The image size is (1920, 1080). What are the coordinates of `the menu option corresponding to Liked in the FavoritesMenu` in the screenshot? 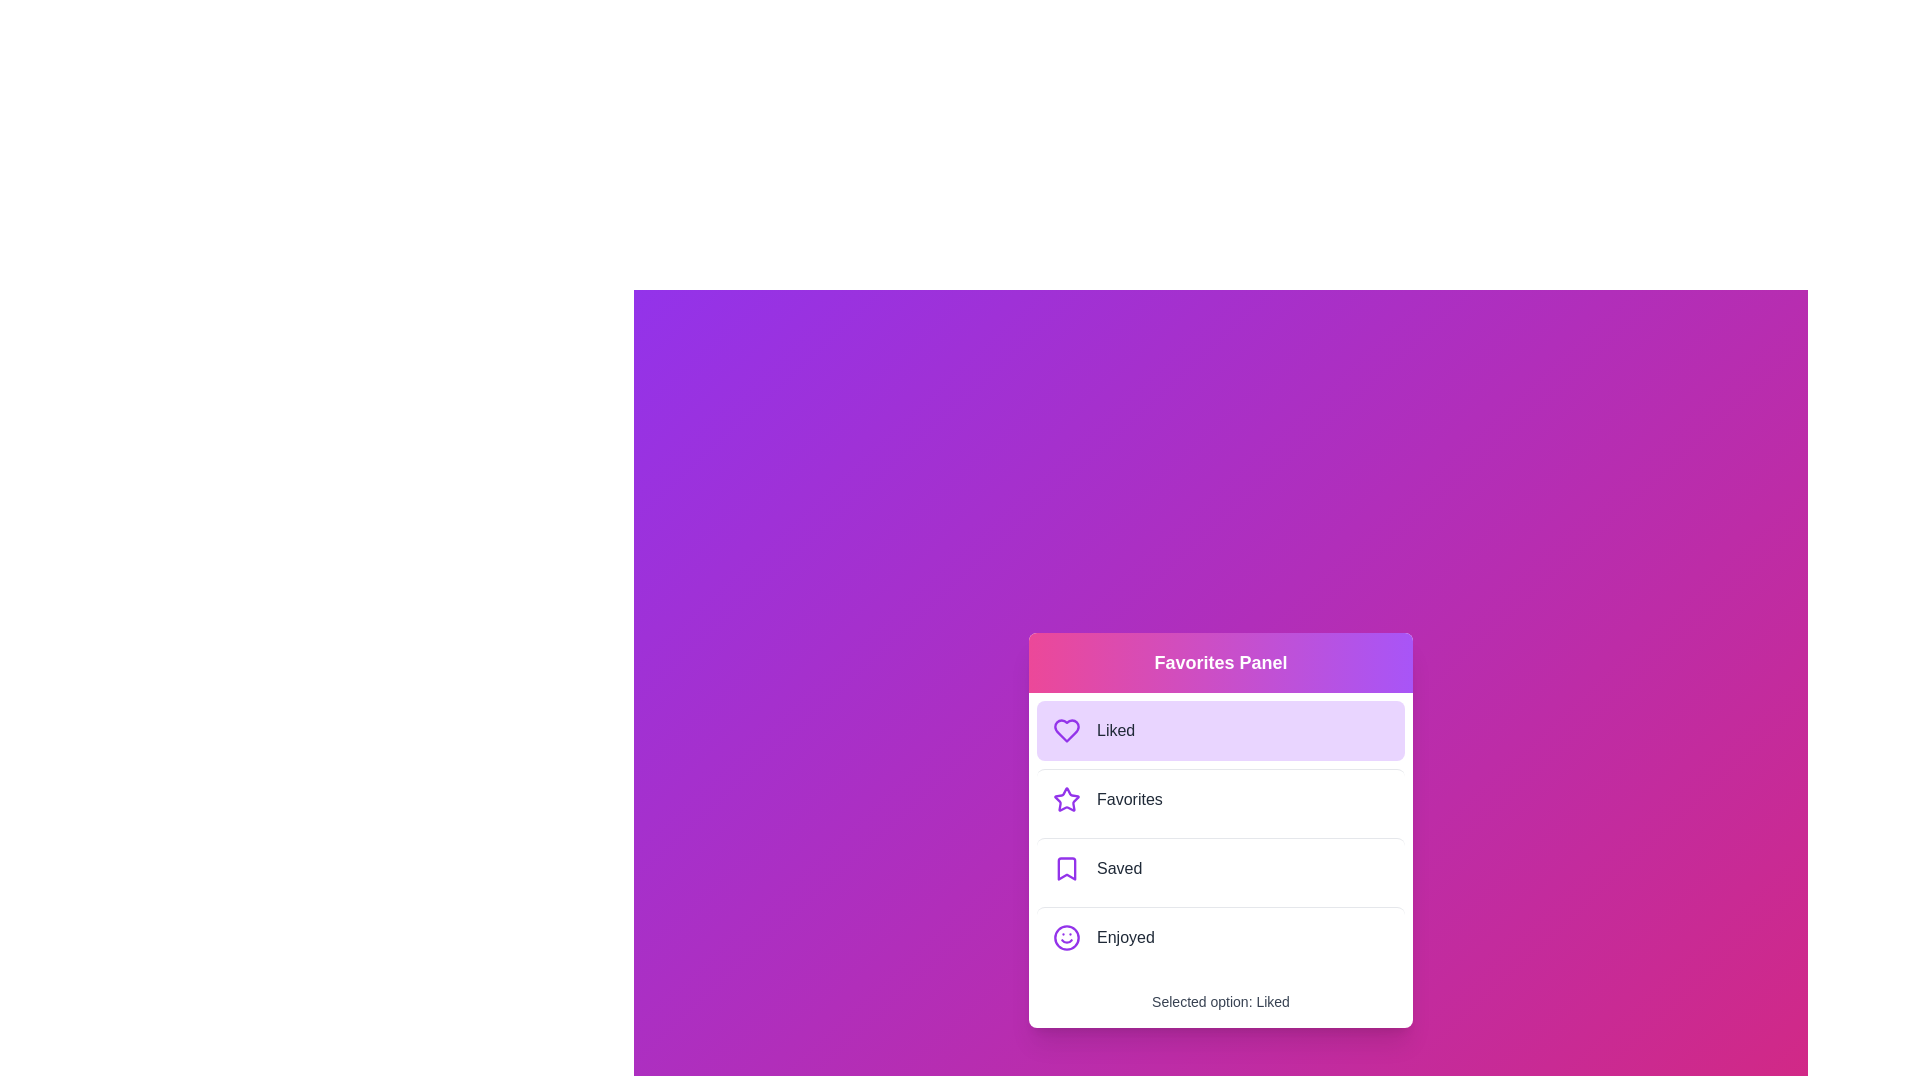 It's located at (1219, 730).